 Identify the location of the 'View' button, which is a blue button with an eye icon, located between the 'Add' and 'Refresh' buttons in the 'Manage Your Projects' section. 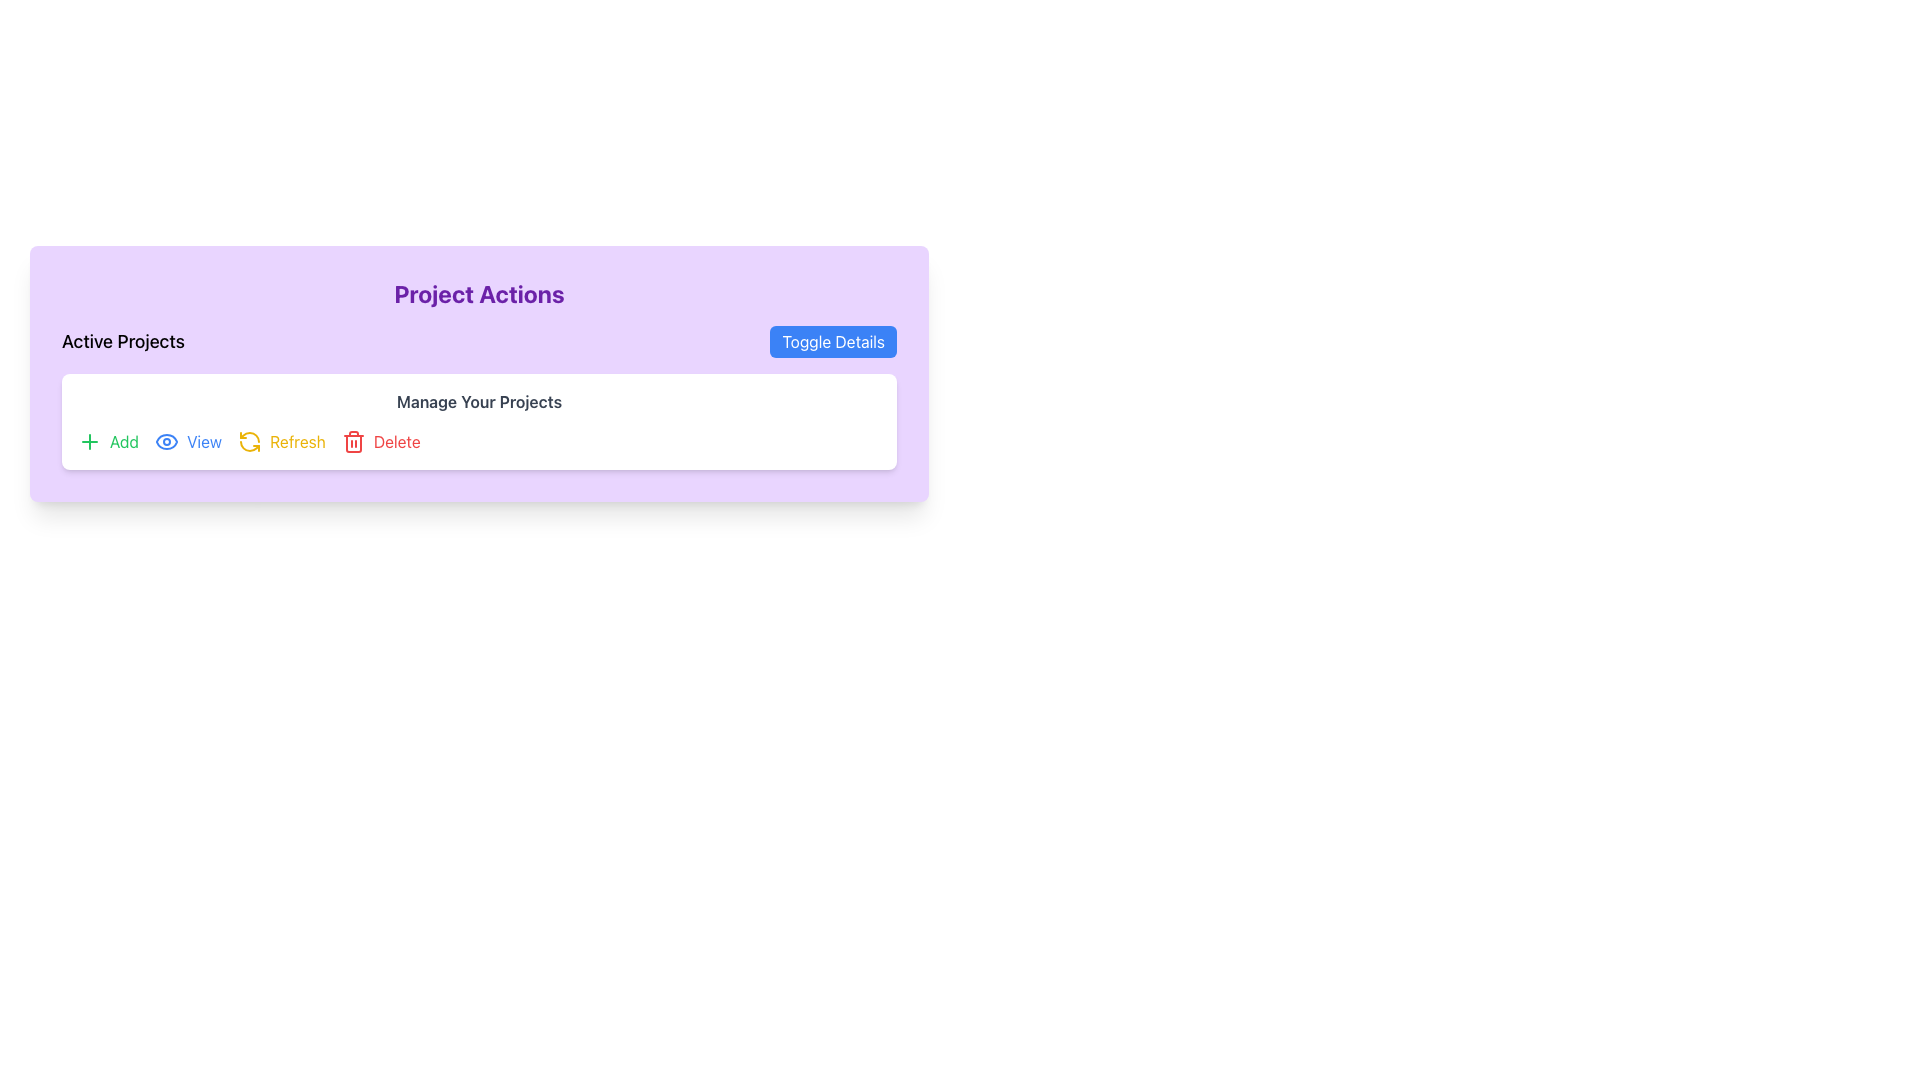
(188, 441).